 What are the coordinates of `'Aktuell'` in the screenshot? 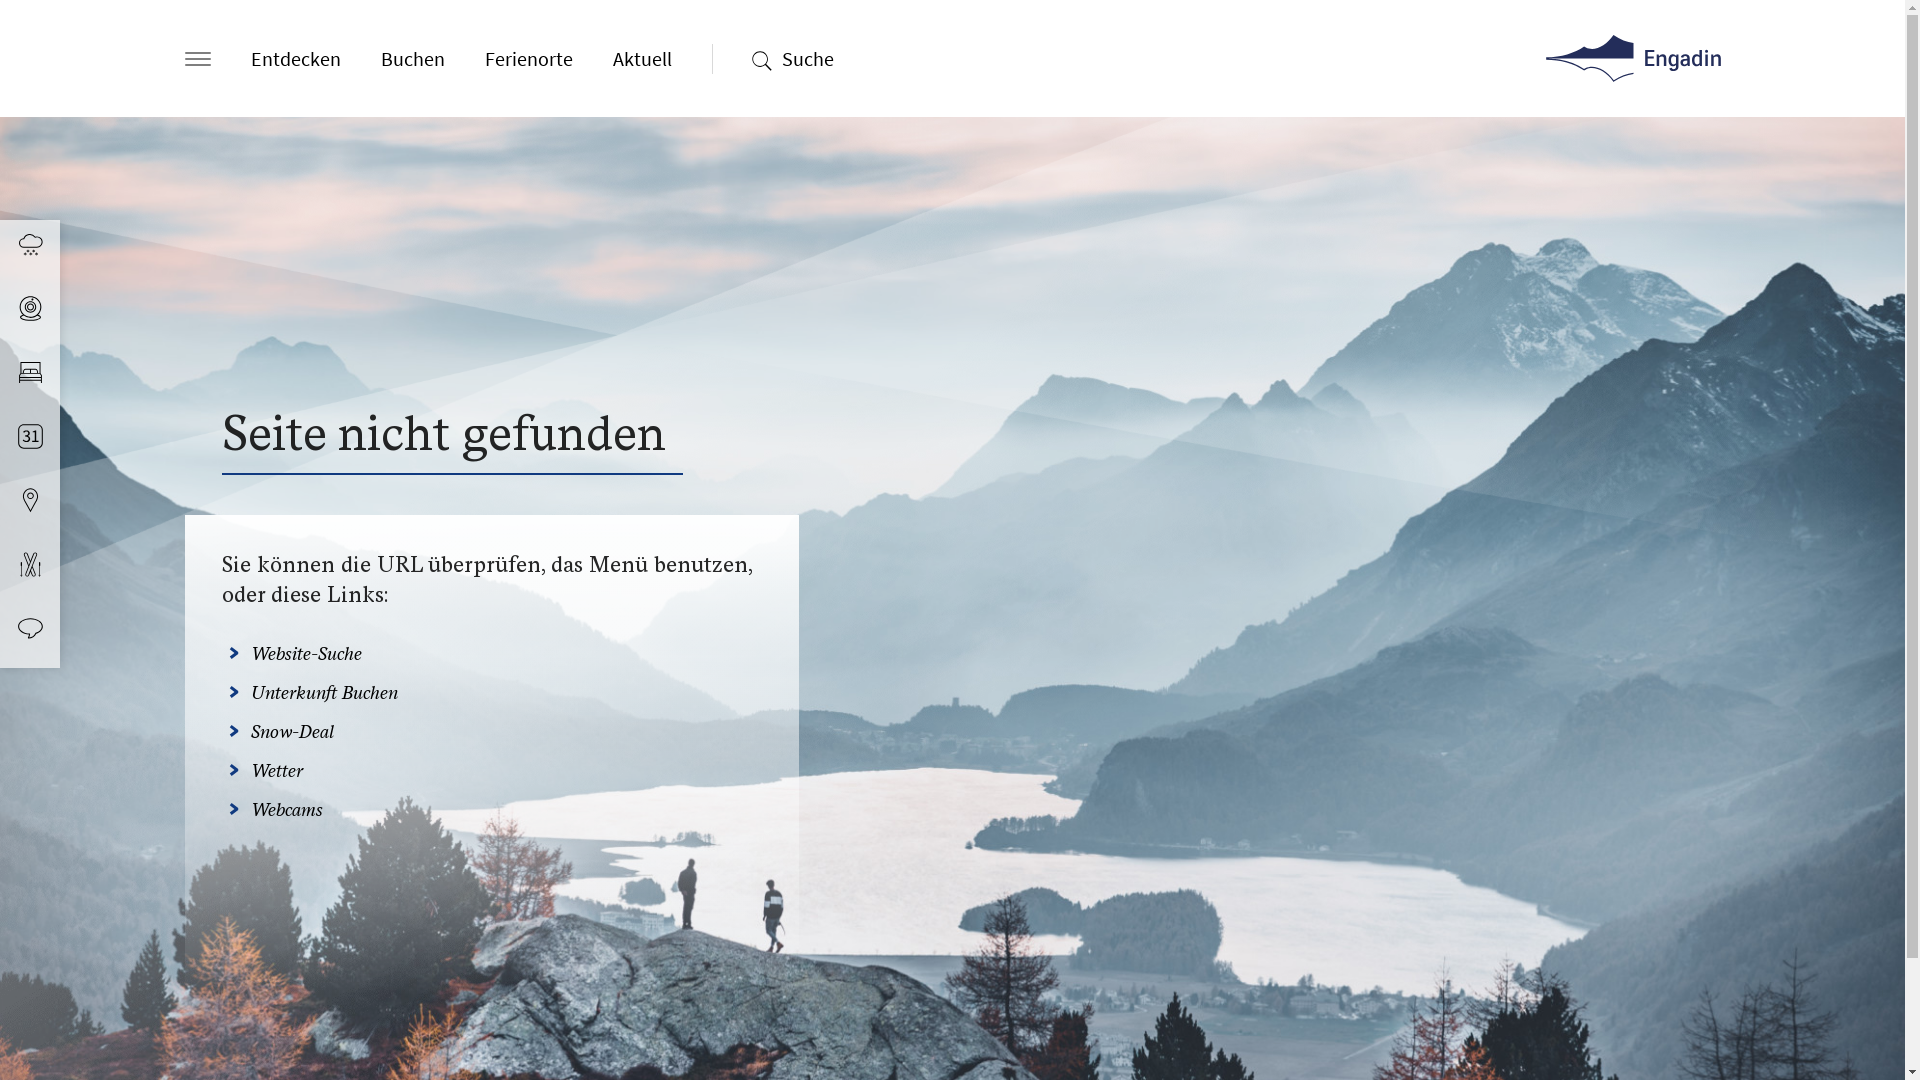 It's located at (610, 57).